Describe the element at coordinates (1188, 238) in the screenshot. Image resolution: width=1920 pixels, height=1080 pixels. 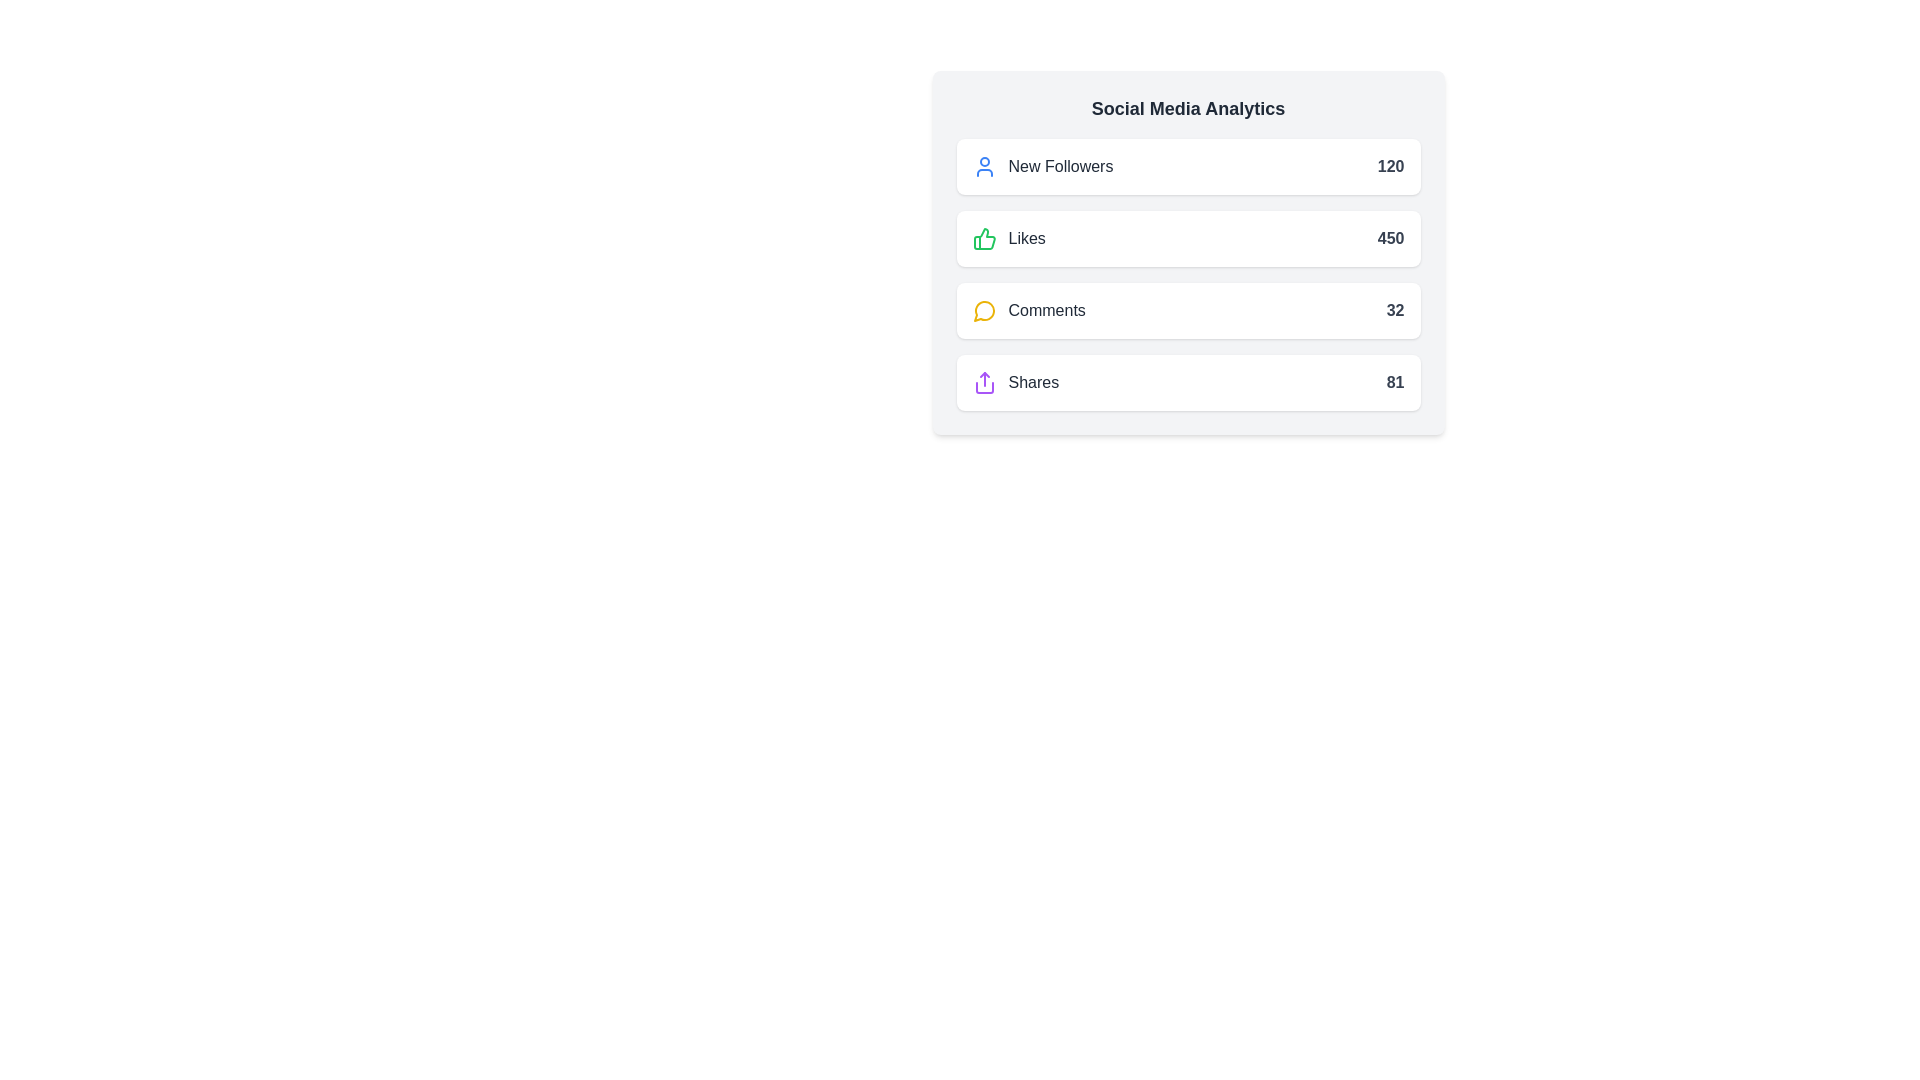
I see `the 'Likes' Informational card to focus on it, which is the second box in the vertical list of the 'Social Media Analytics' module` at that location.